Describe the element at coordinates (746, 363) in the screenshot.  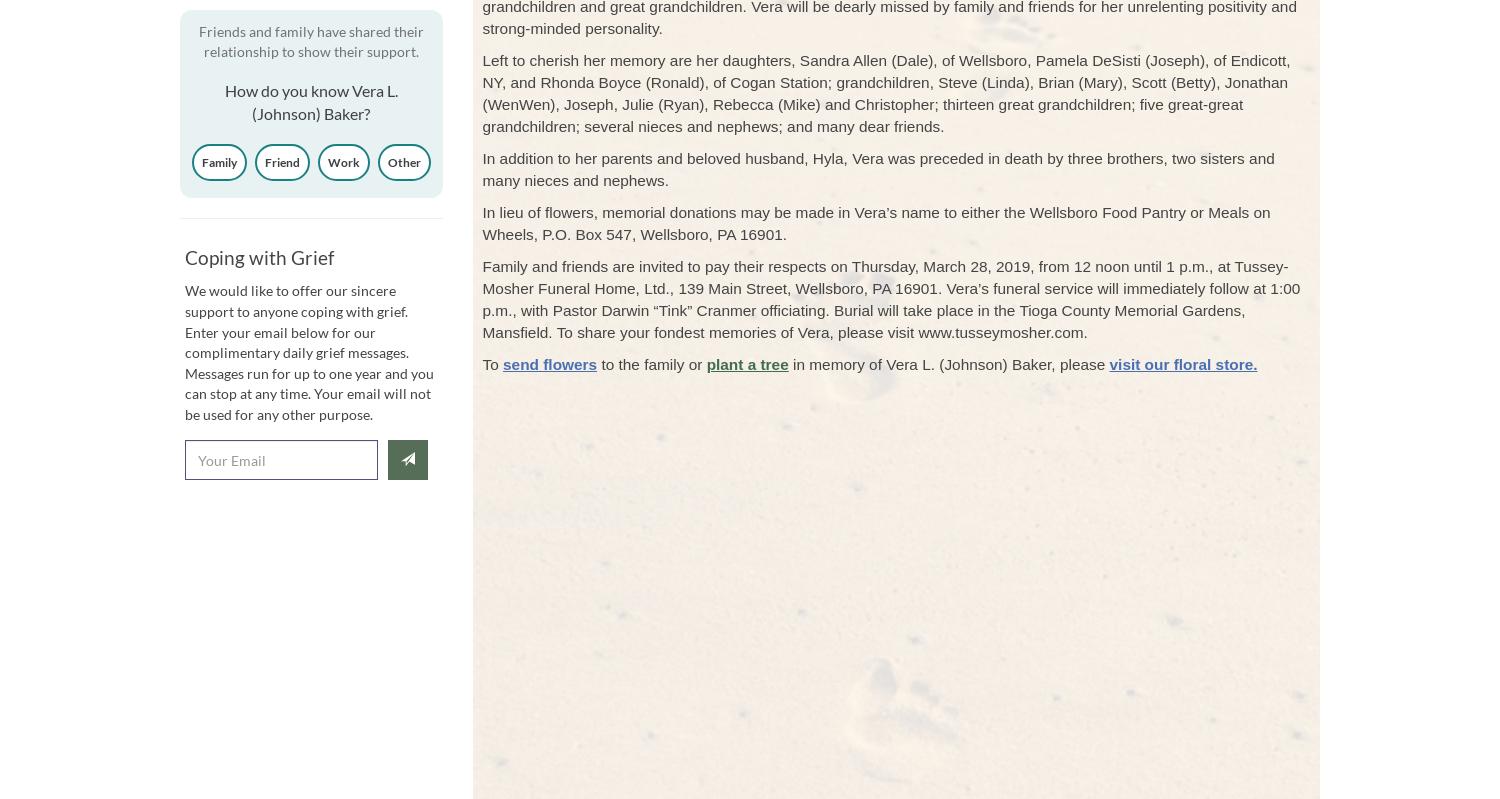
I see `'plant a tree'` at that location.